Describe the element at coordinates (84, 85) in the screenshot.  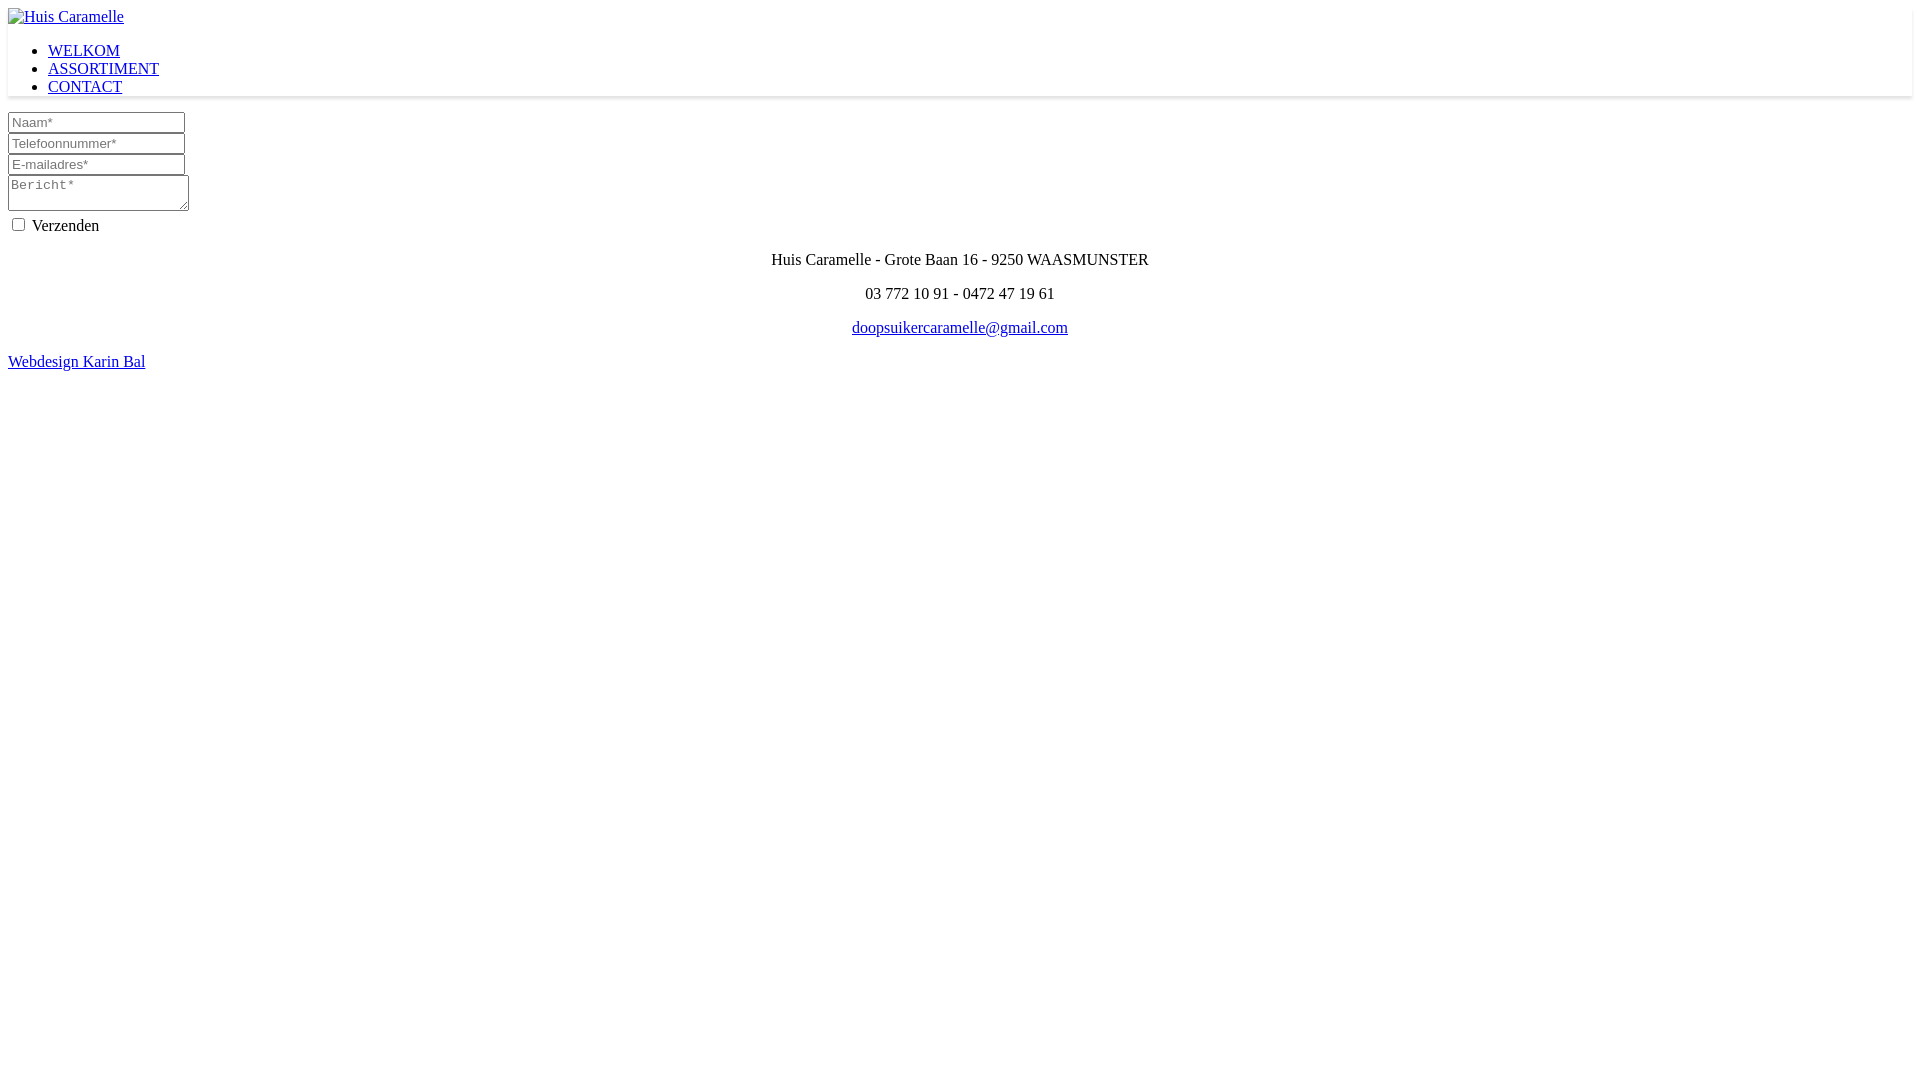
I see `'CONTACT'` at that location.